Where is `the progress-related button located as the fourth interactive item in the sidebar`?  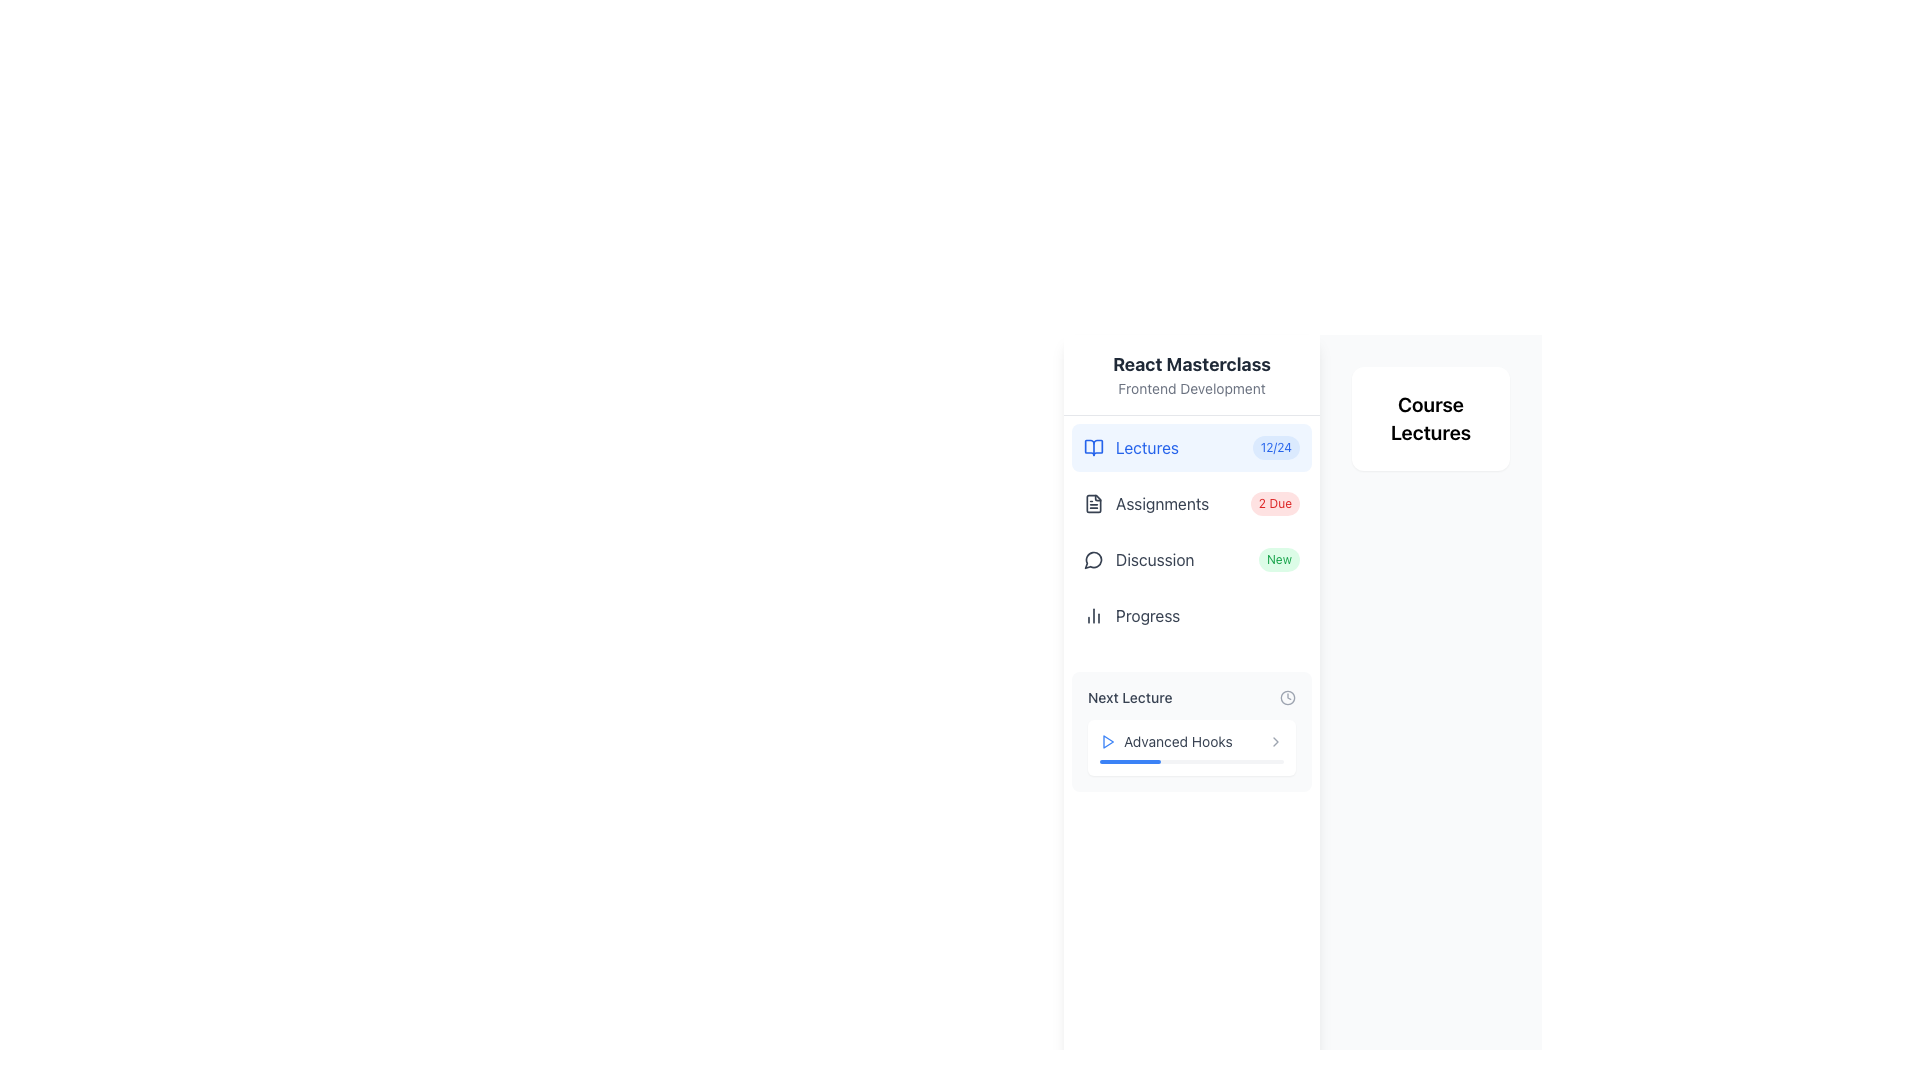 the progress-related button located as the fourth interactive item in the sidebar is located at coordinates (1191, 615).